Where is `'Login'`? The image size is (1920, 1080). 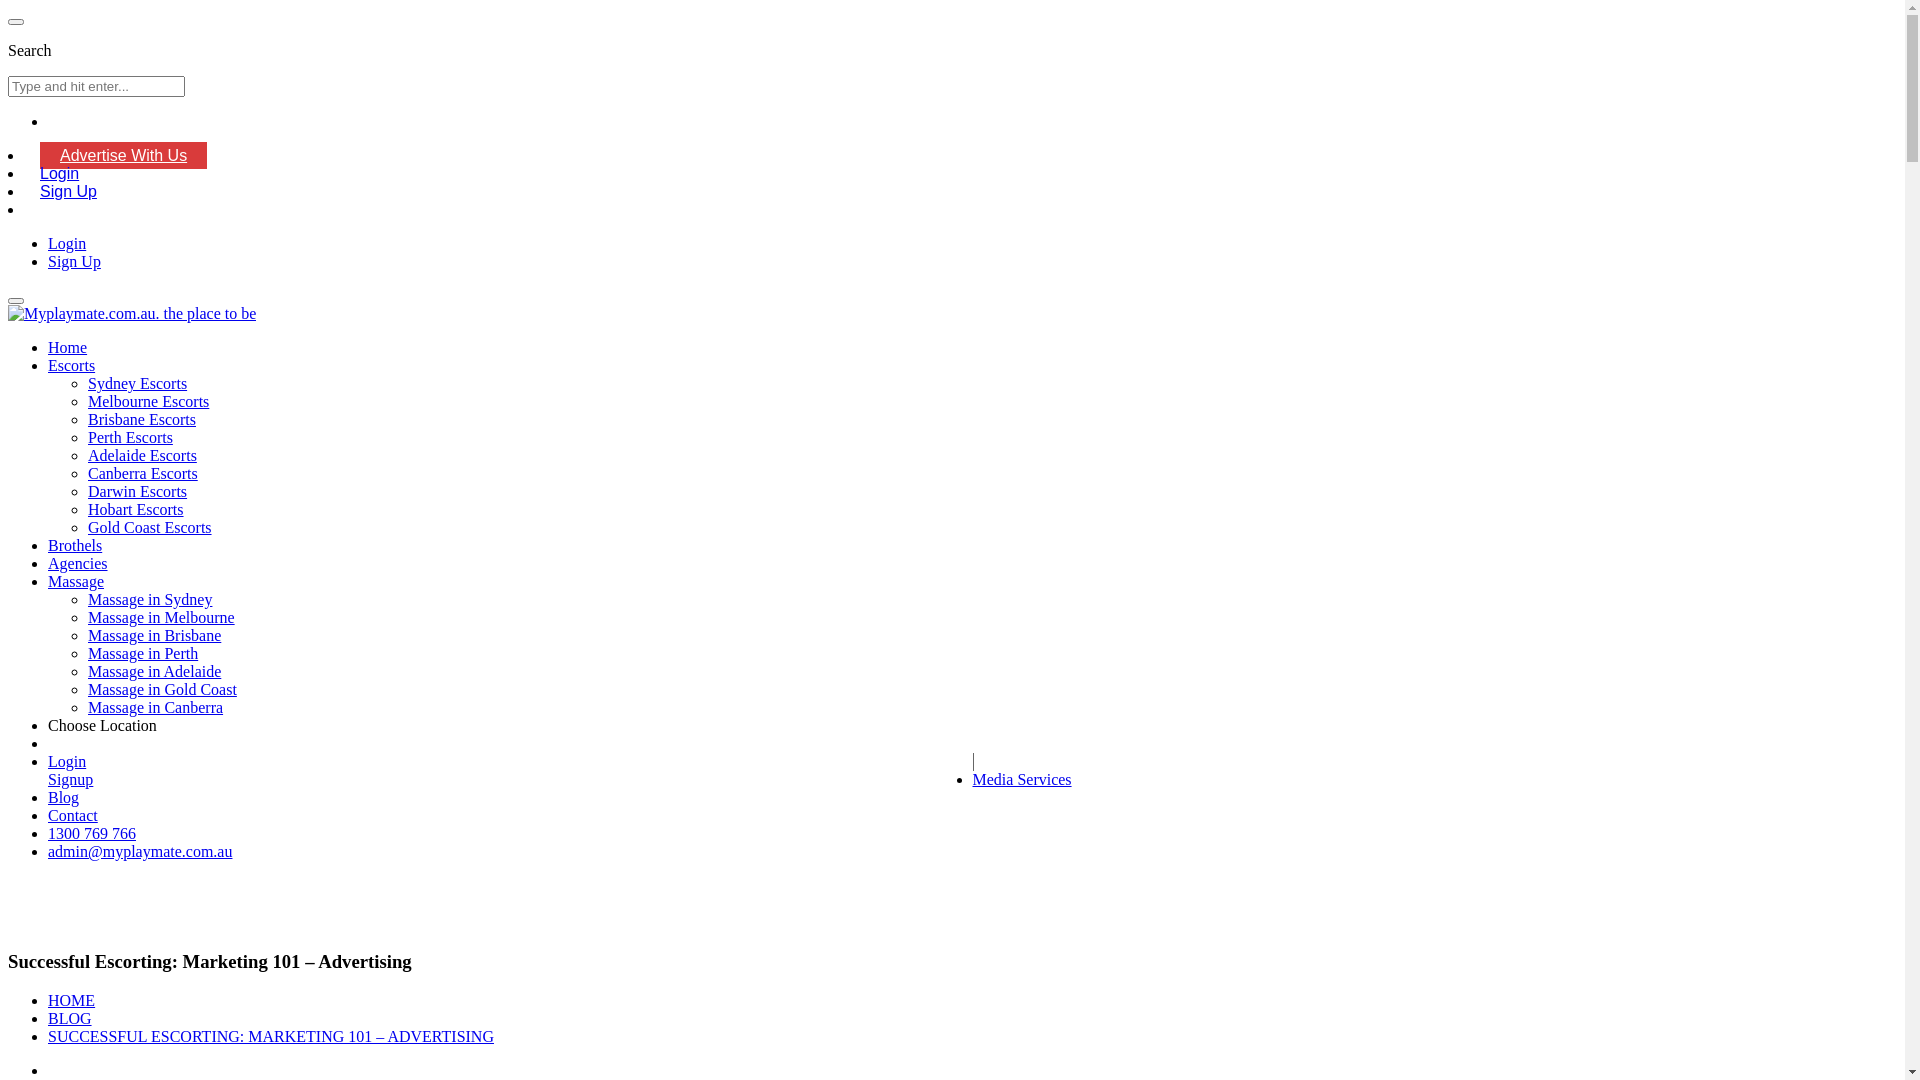
'Login' is located at coordinates (67, 242).